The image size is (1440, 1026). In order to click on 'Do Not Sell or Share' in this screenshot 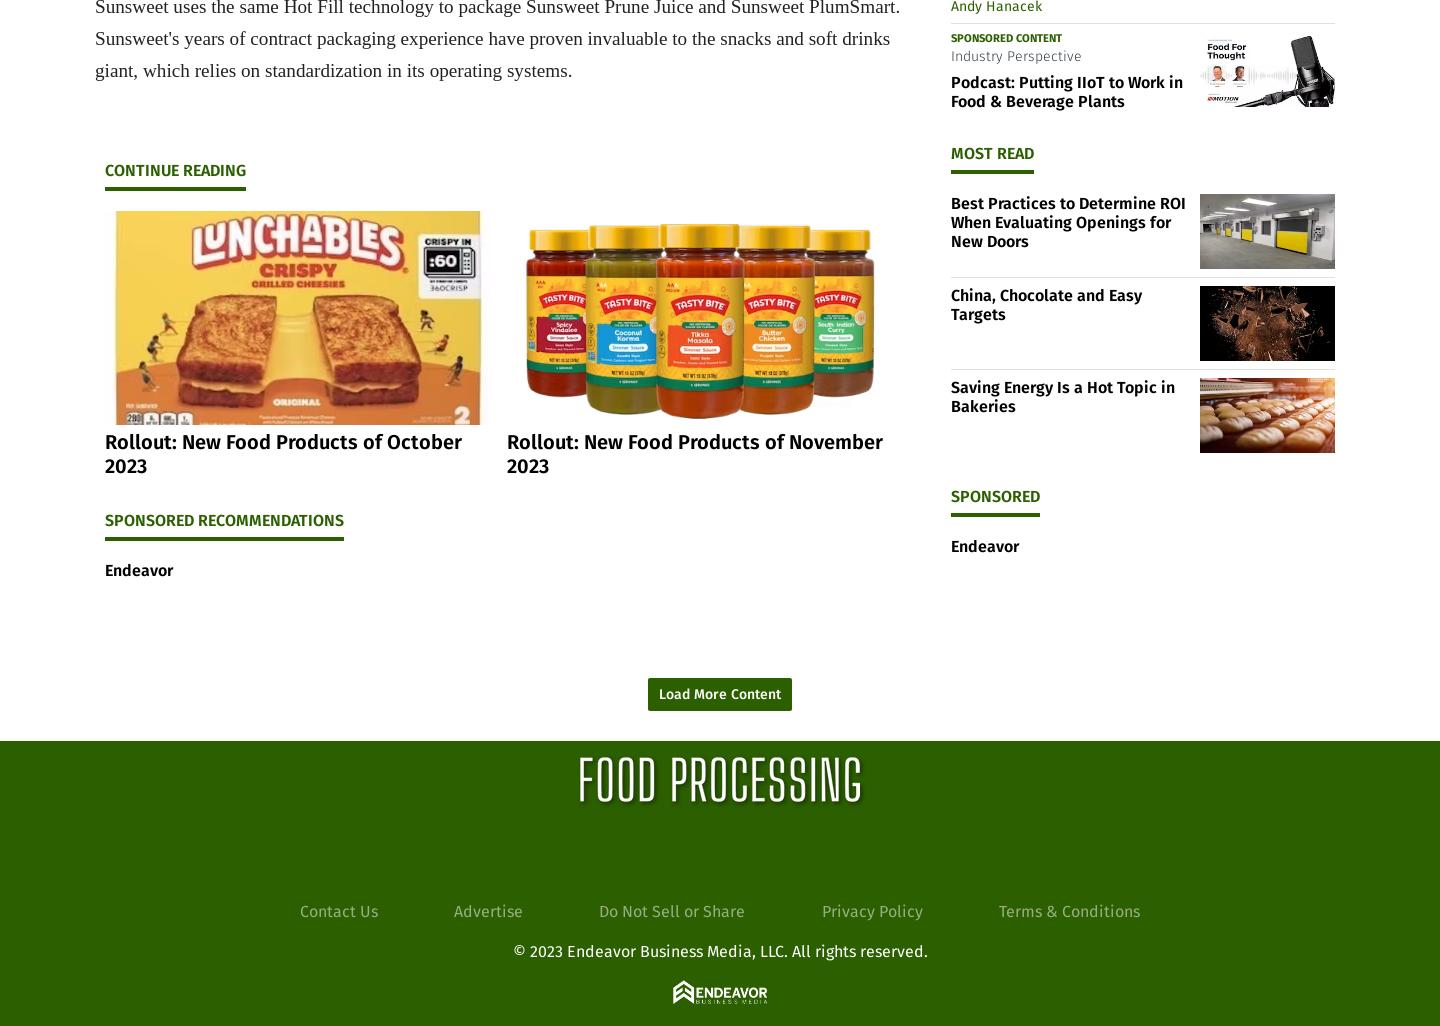, I will do `click(672, 909)`.